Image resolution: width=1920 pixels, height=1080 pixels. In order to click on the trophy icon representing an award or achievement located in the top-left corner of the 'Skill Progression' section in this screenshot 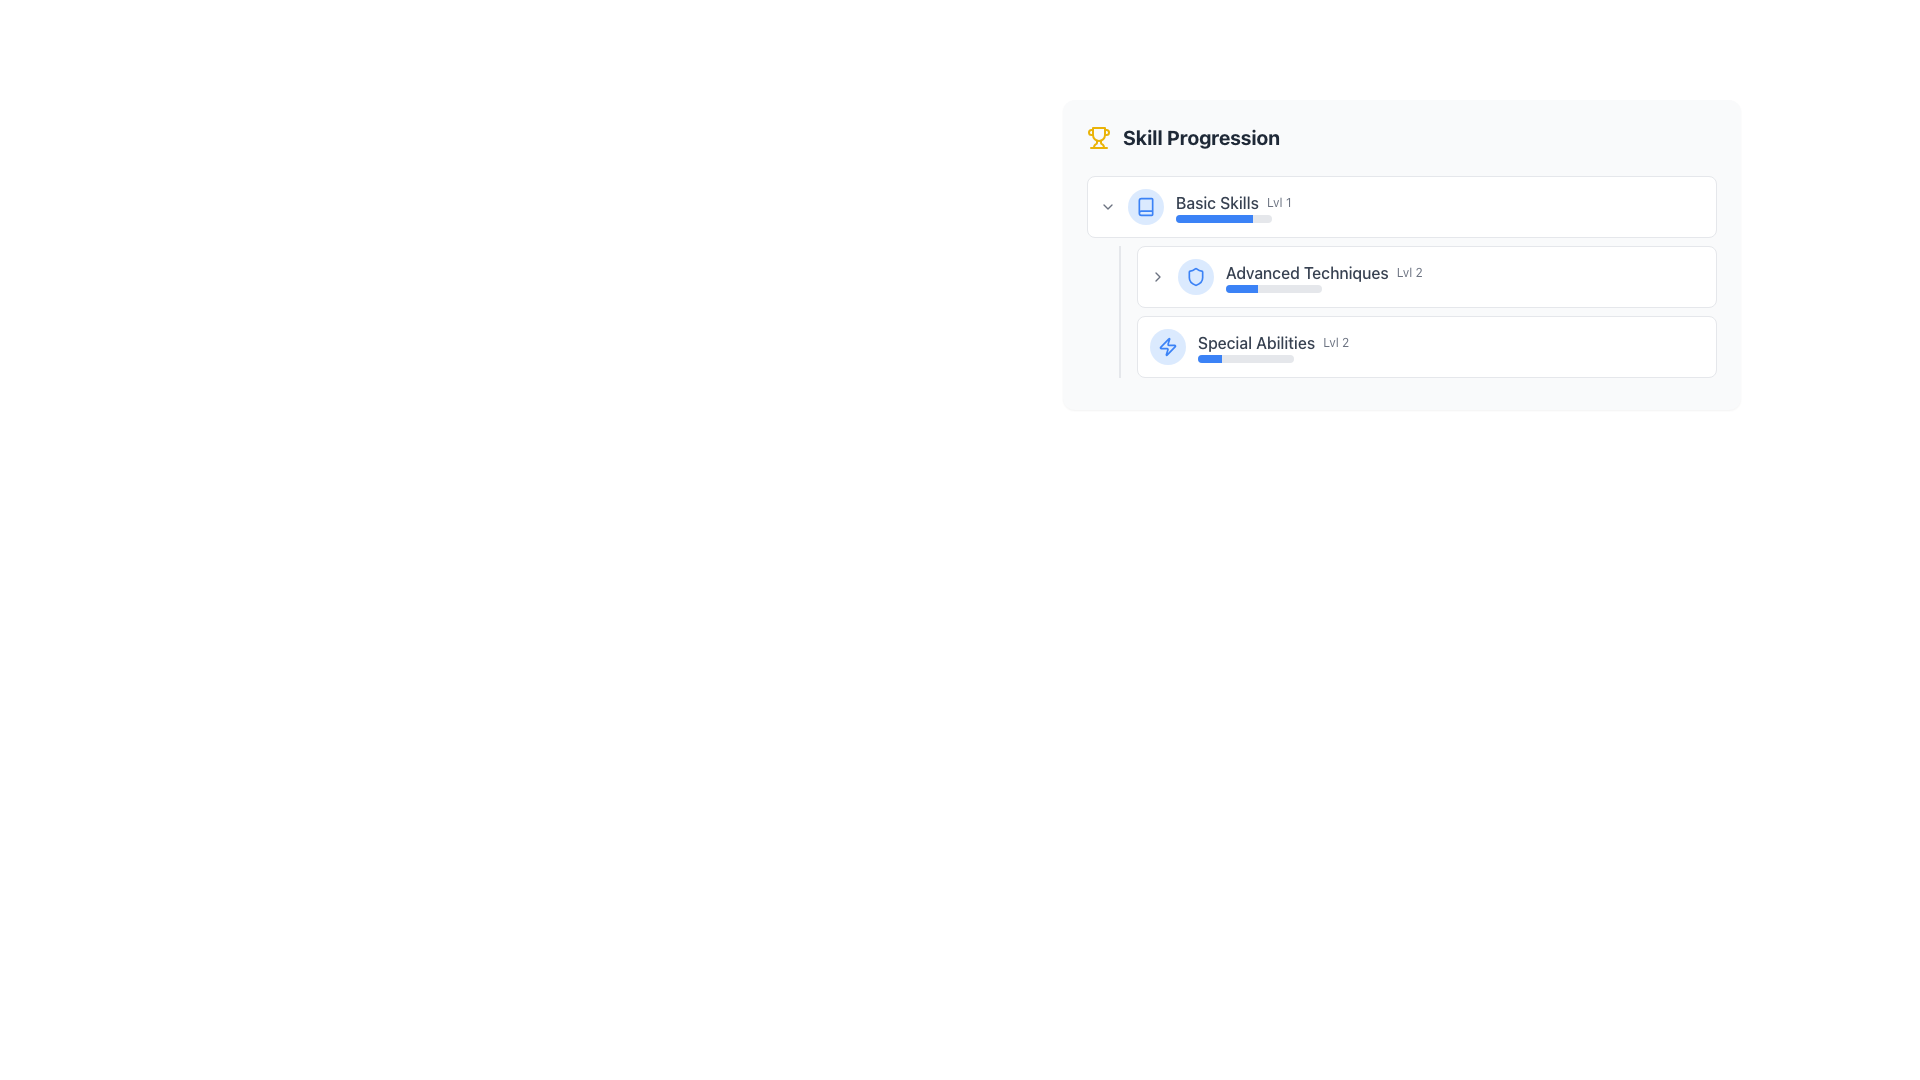, I will do `click(1098, 137)`.